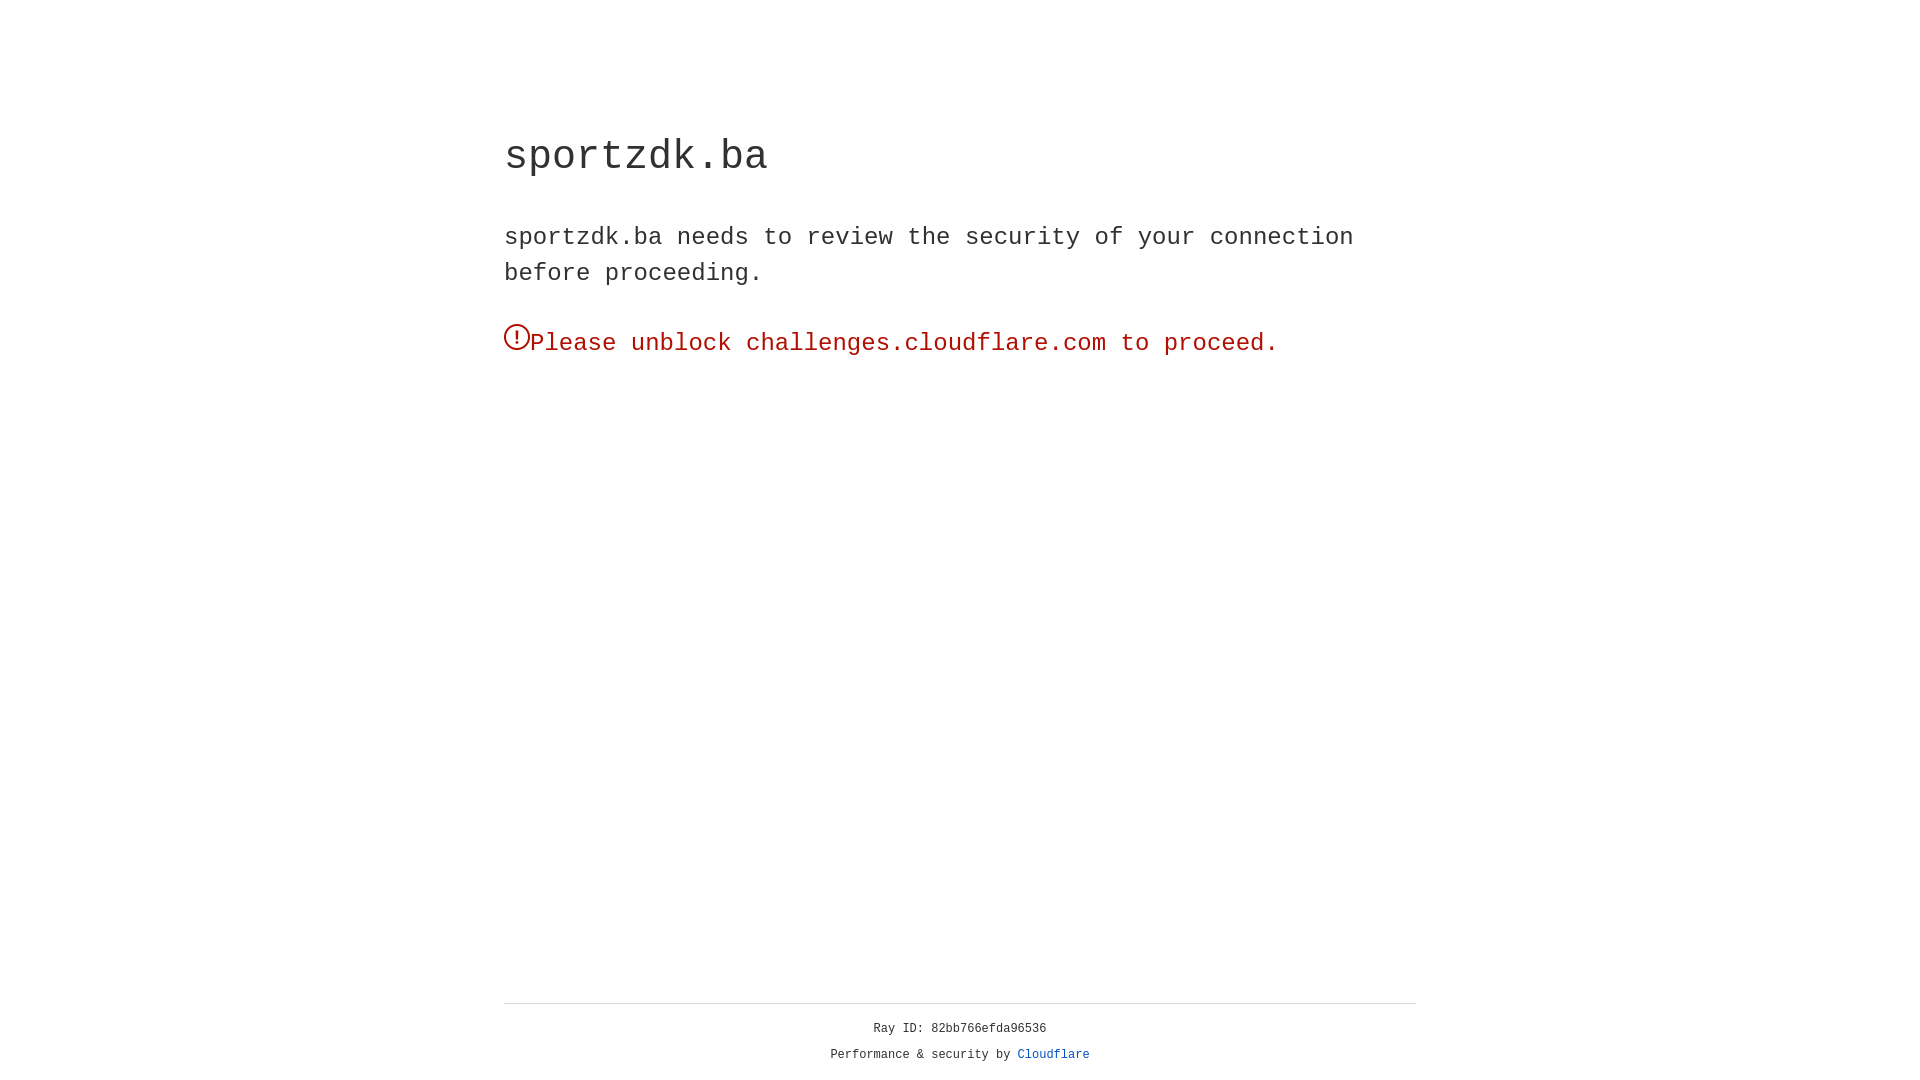 The image size is (1920, 1080). I want to click on 'Cloudflare', so click(1053, 1054).